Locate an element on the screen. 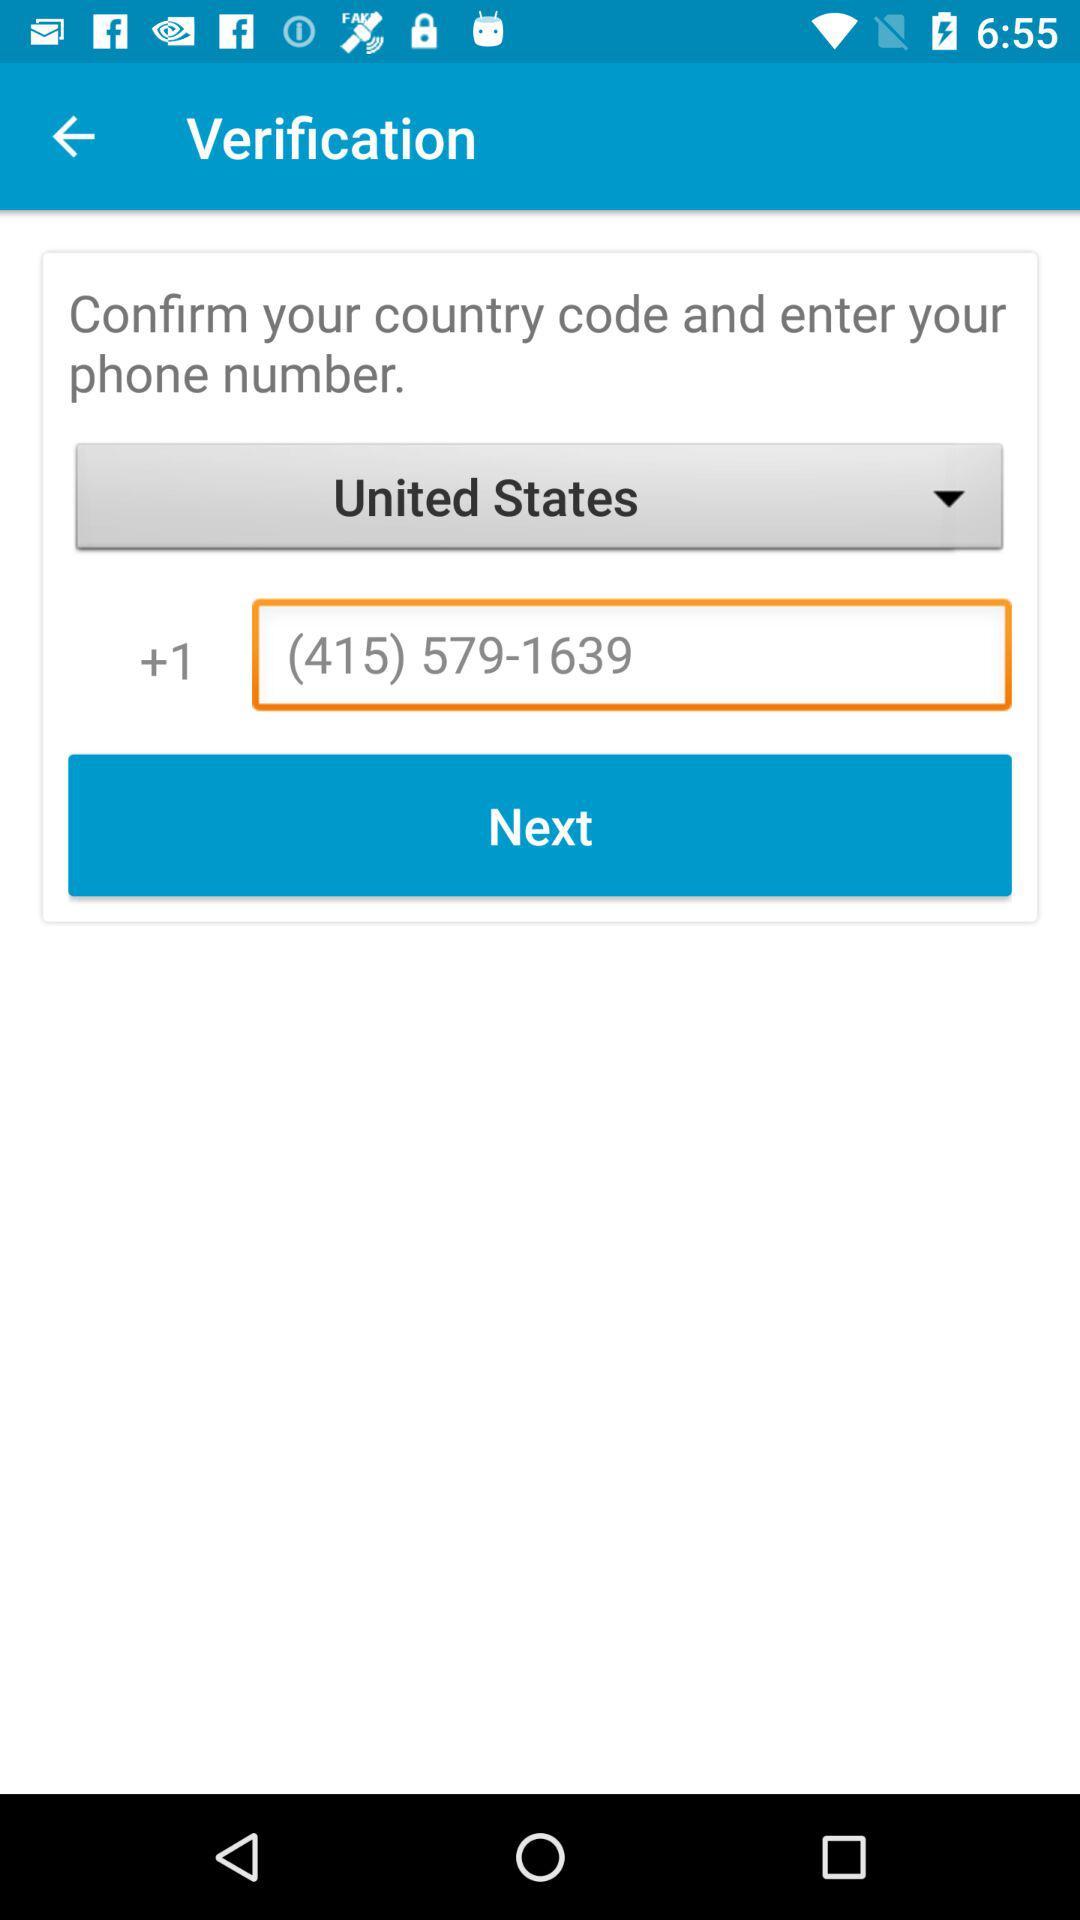 Image resolution: width=1080 pixels, height=1920 pixels. the icon above next item is located at coordinates (631, 660).